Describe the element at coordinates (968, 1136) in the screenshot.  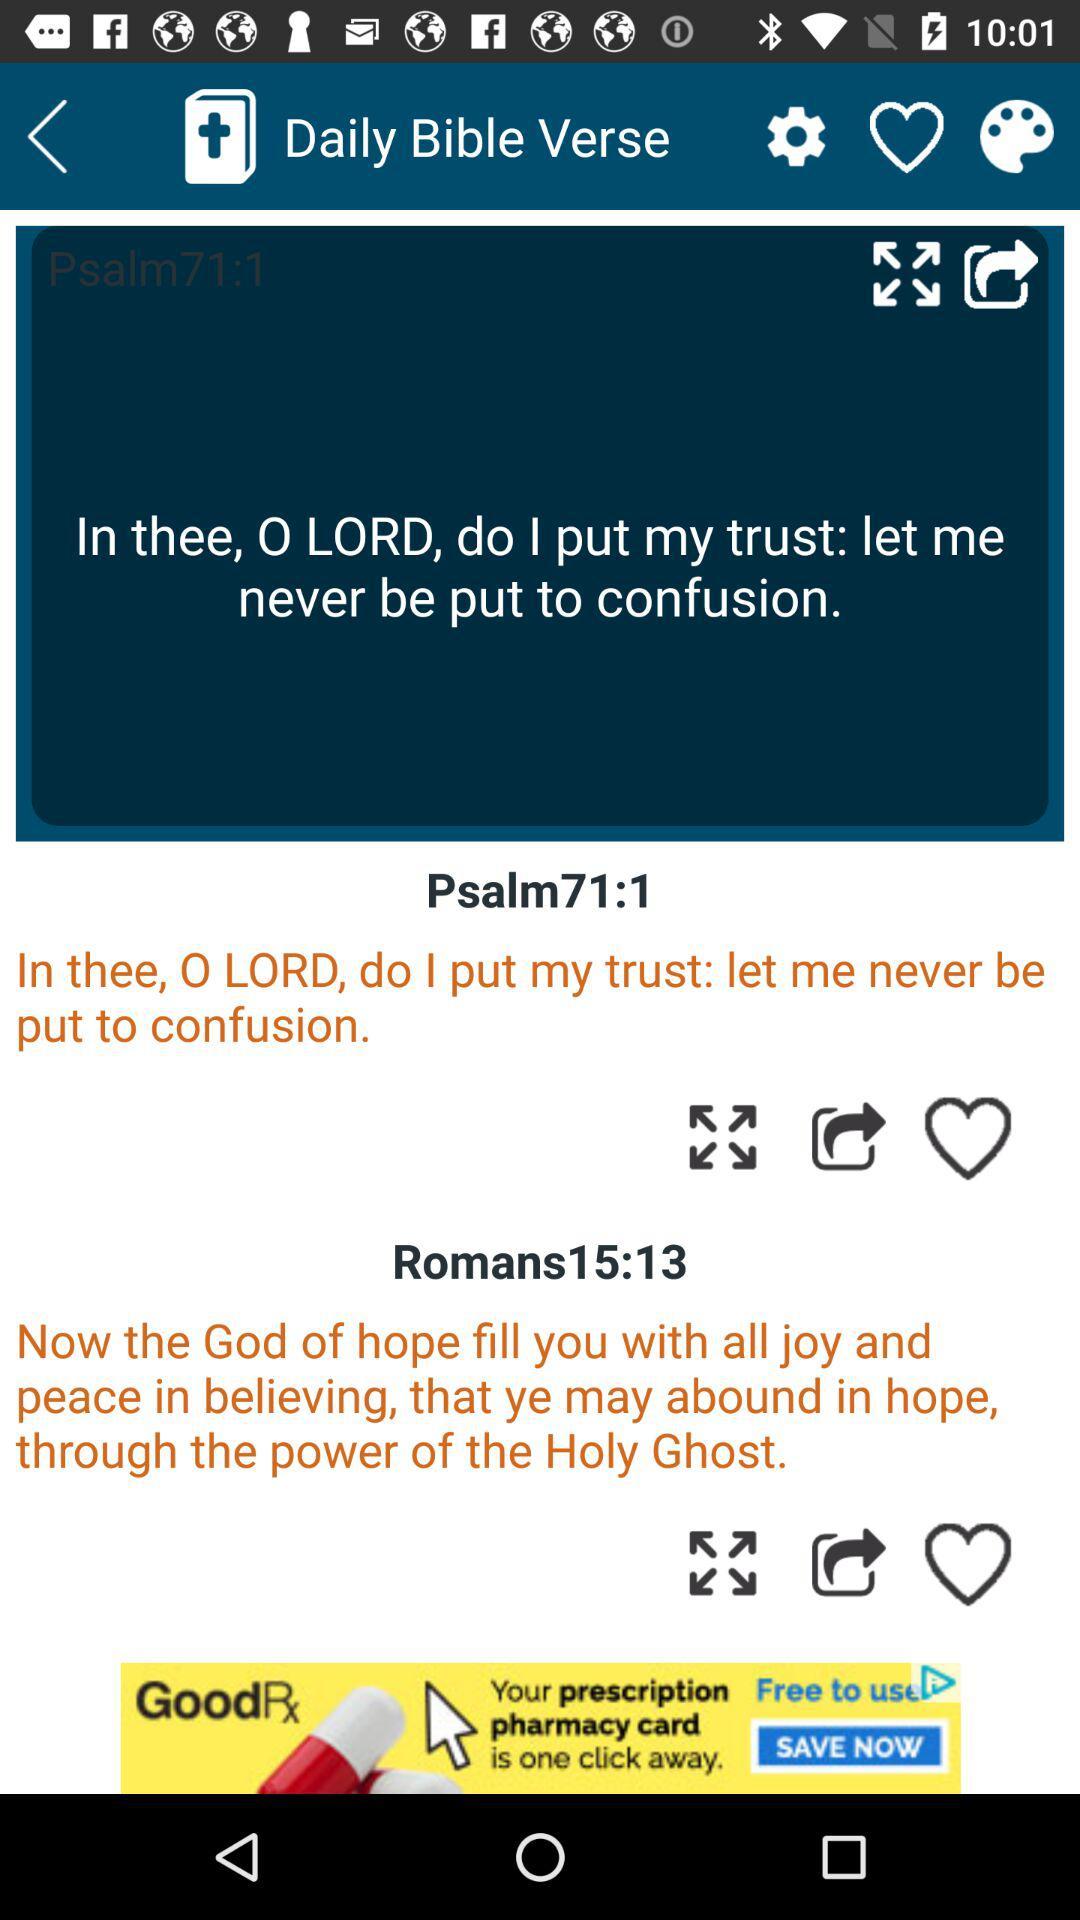
I see `like page` at that location.